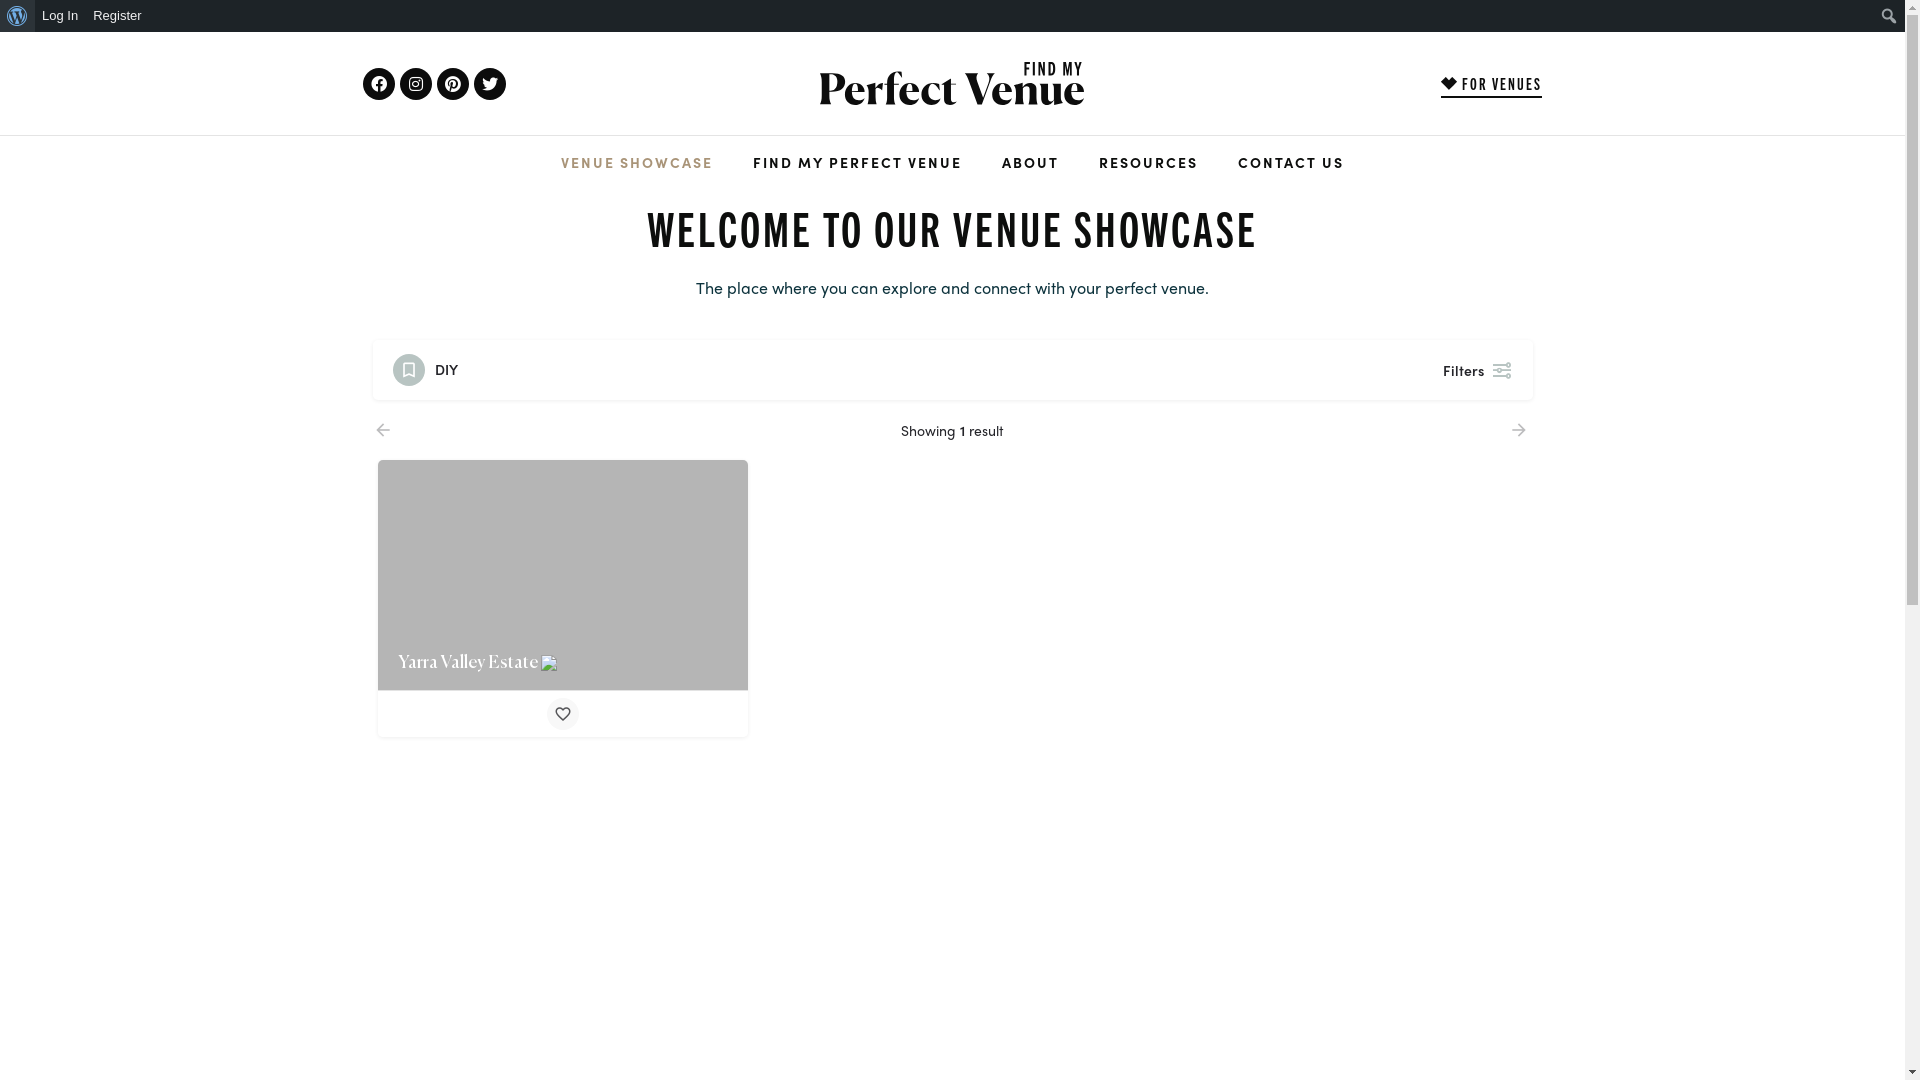 The width and height of the screenshot is (1920, 1080). What do you see at coordinates (1030, 161) in the screenshot?
I see `'ABOUT'` at bounding box center [1030, 161].